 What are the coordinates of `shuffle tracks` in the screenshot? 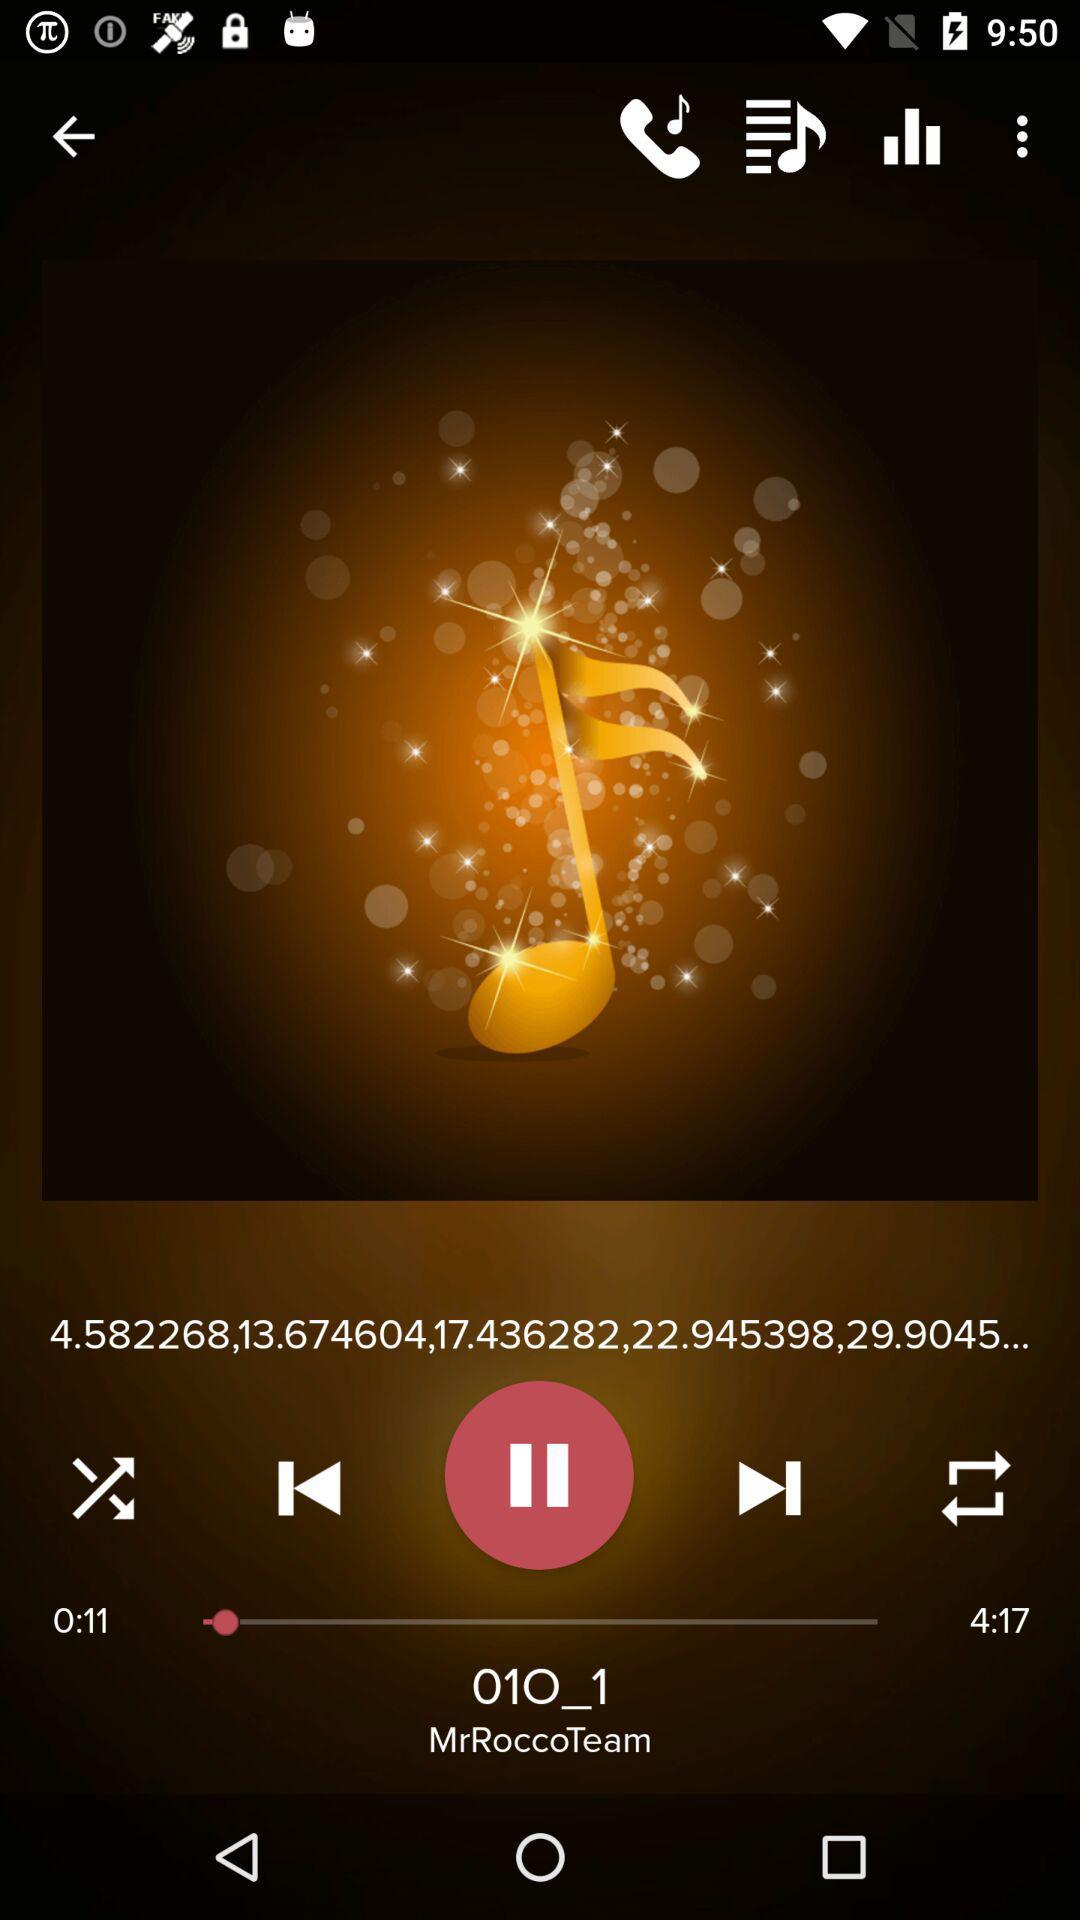 It's located at (103, 1488).